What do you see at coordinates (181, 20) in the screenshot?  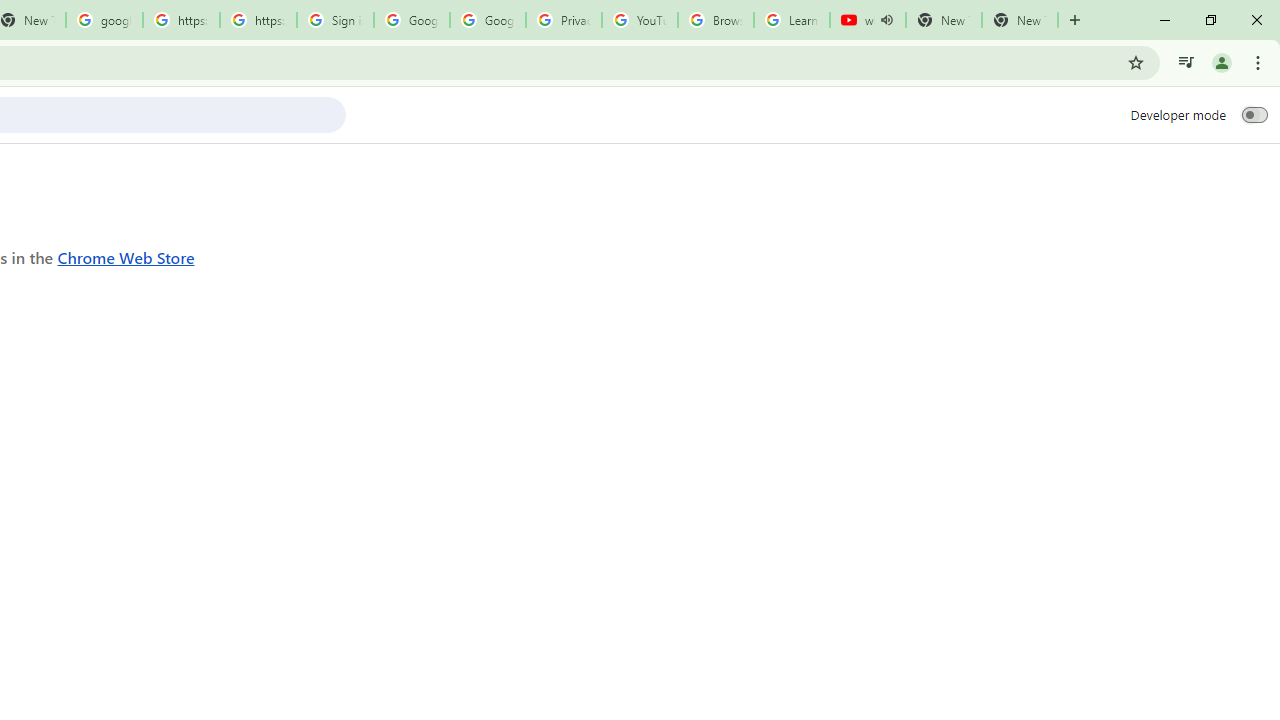 I see `'https://scholar.google.com/'` at bounding box center [181, 20].